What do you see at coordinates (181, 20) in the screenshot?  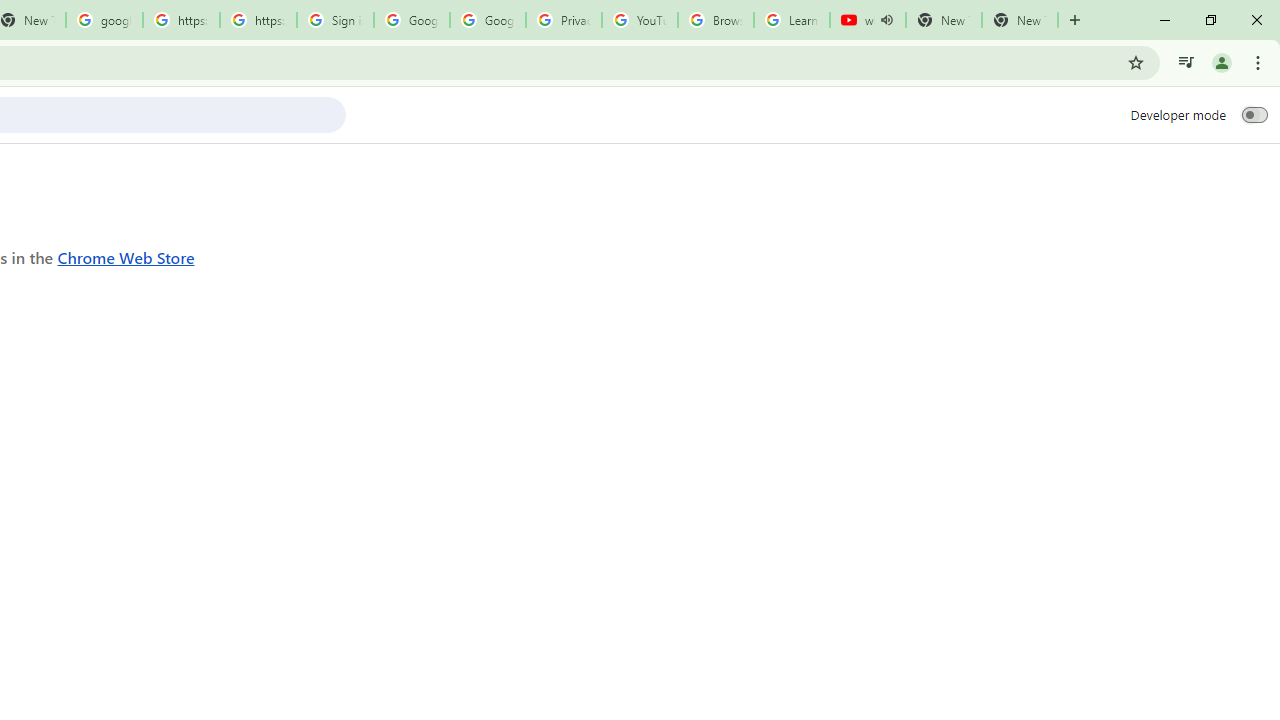 I see `'https://scholar.google.com/'` at bounding box center [181, 20].